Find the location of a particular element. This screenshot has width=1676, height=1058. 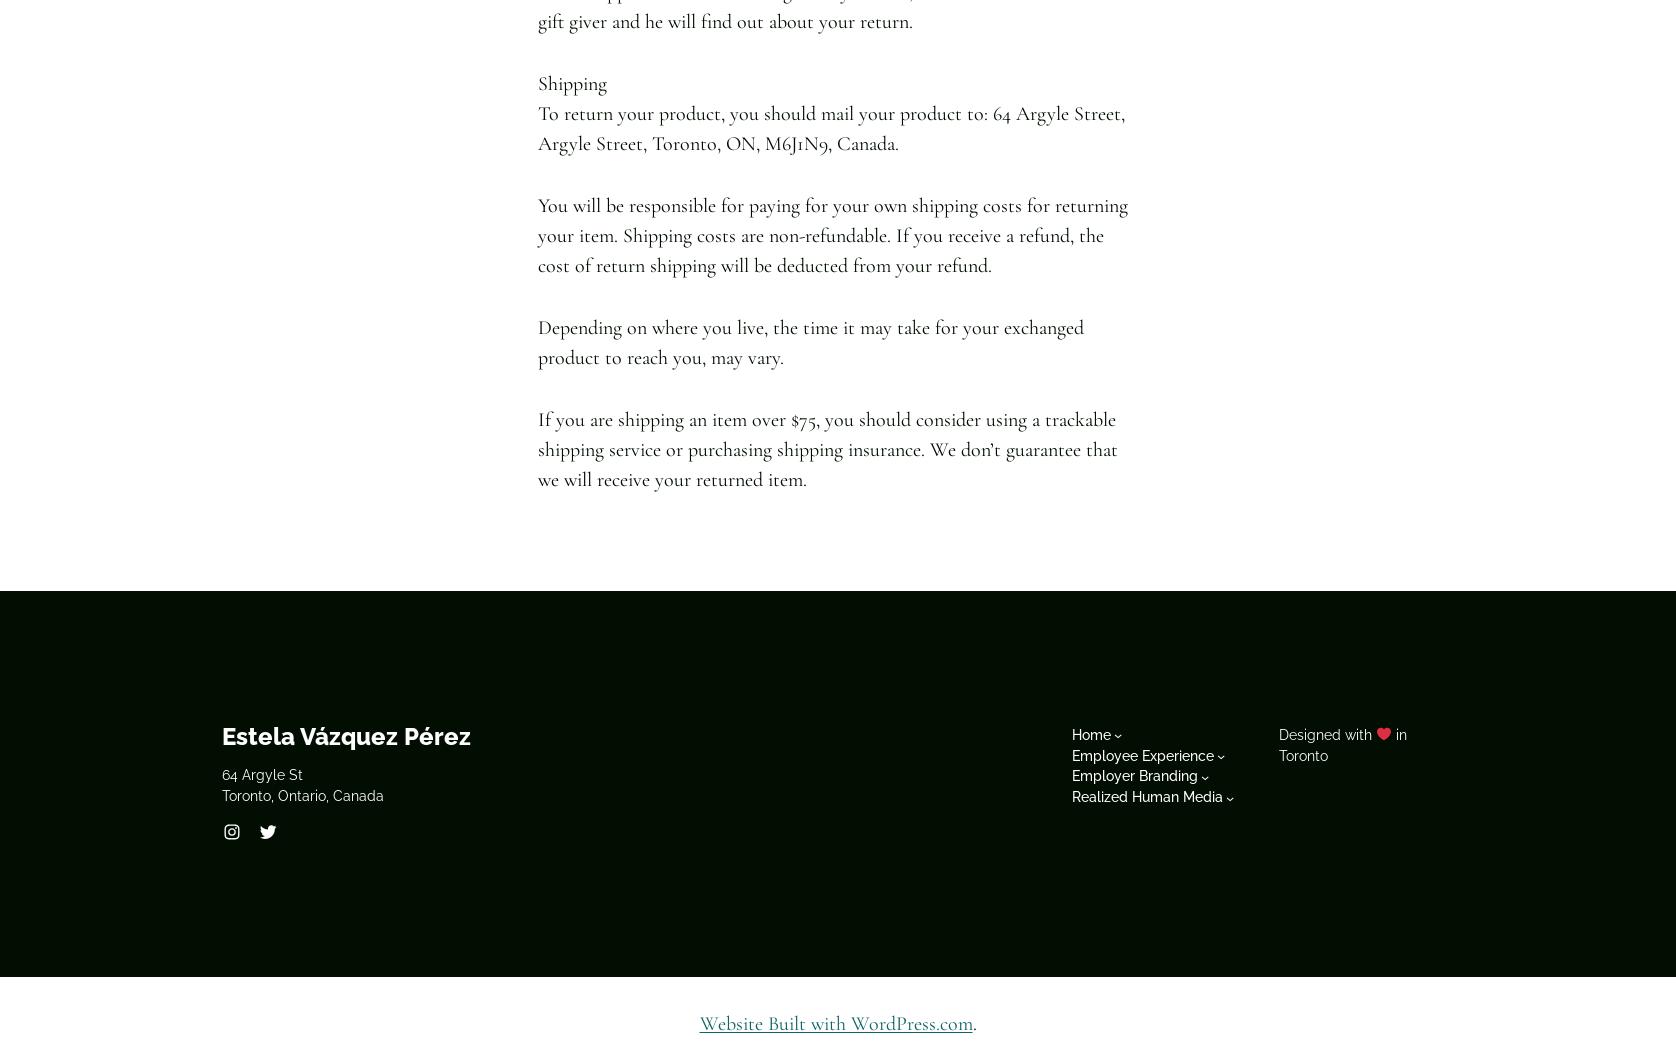

'To return your product, you should mail your product to: 64 Argyle Street, Argyle Street, Toronto, ON, M6J1N9, Canada.' is located at coordinates (537, 127).